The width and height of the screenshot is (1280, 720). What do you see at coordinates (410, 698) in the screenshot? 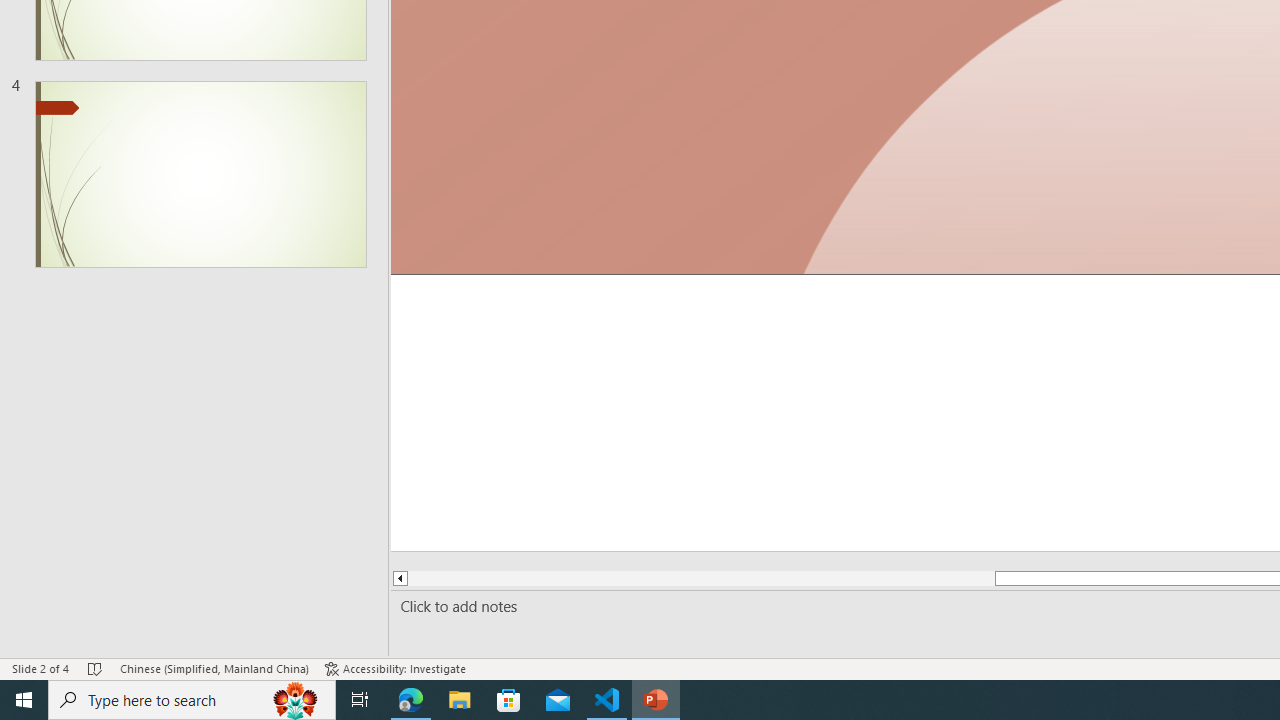
I see `'Microsoft Edge - 1 running window'` at bounding box center [410, 698].